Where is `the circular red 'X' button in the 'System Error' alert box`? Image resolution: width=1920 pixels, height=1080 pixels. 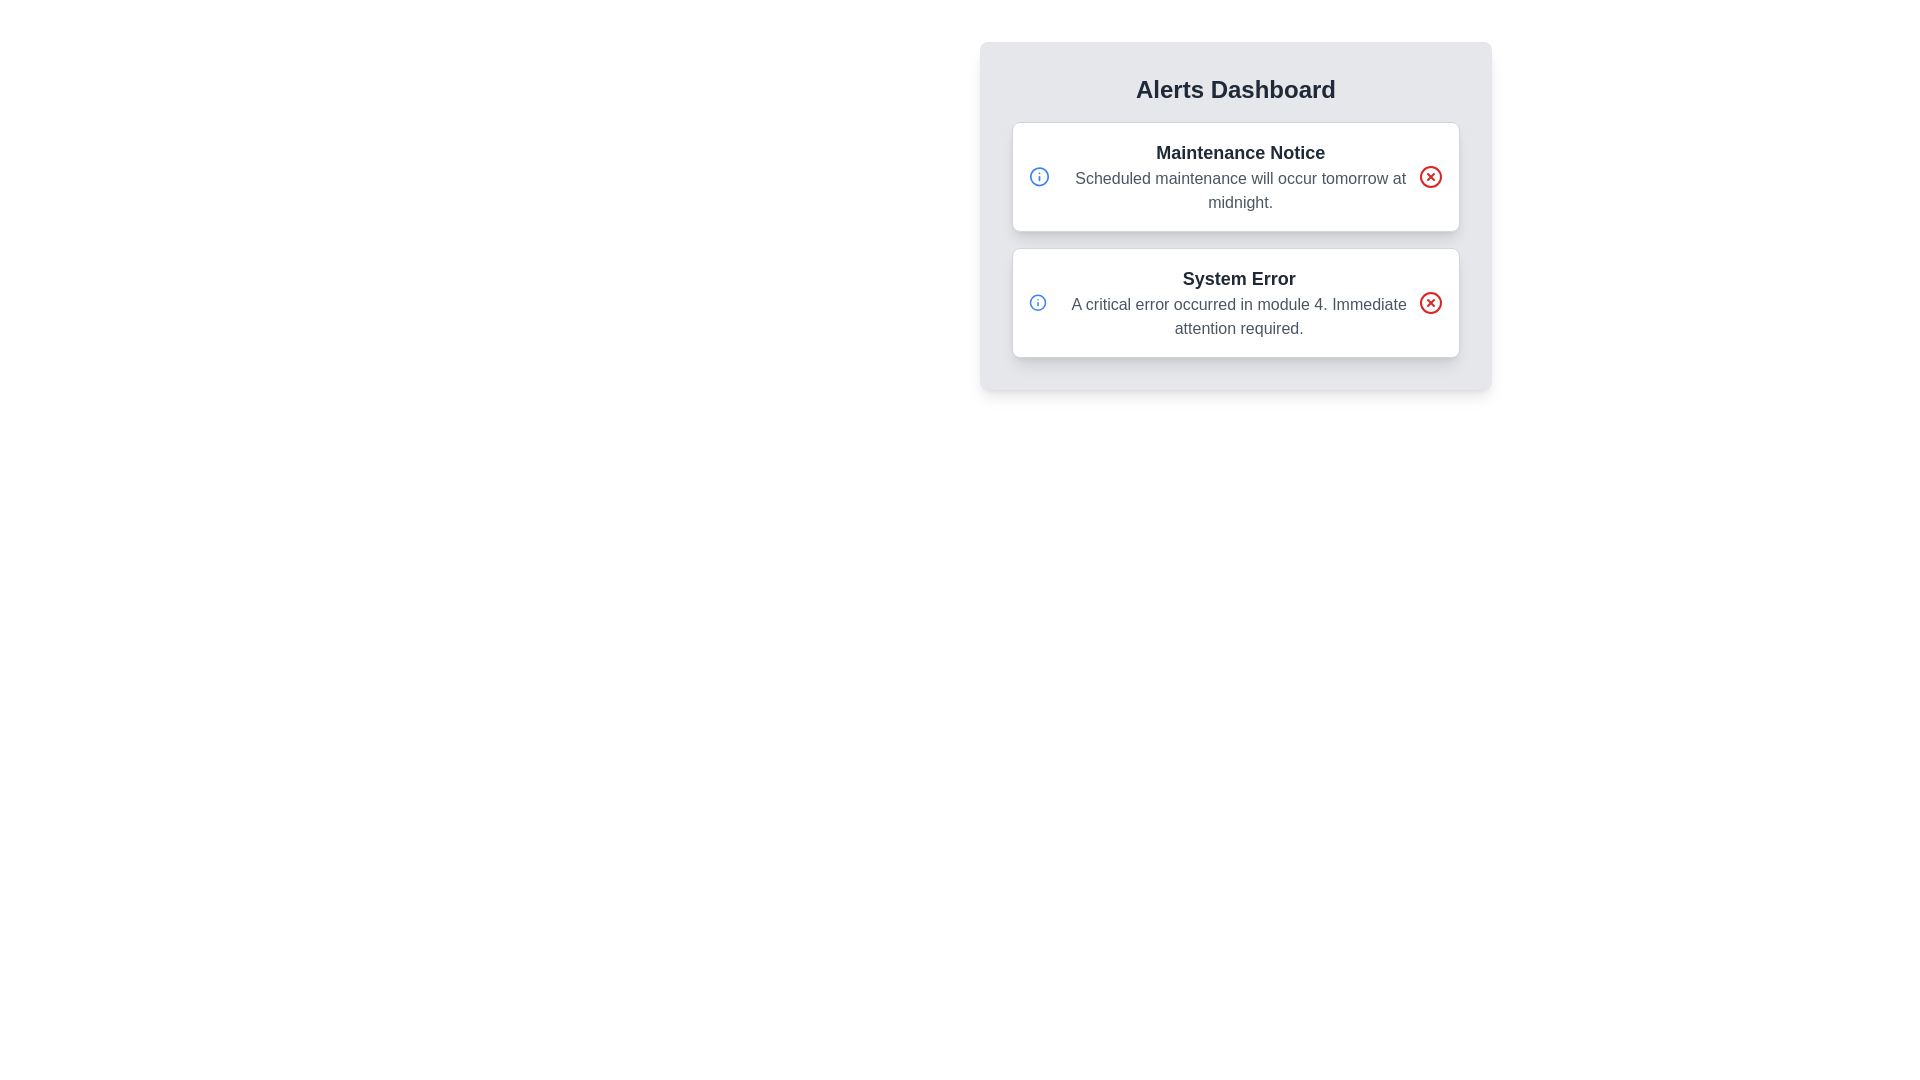 the circular red 'X' button in the 'System Error' alert box is located at coordinates (1429, 303).